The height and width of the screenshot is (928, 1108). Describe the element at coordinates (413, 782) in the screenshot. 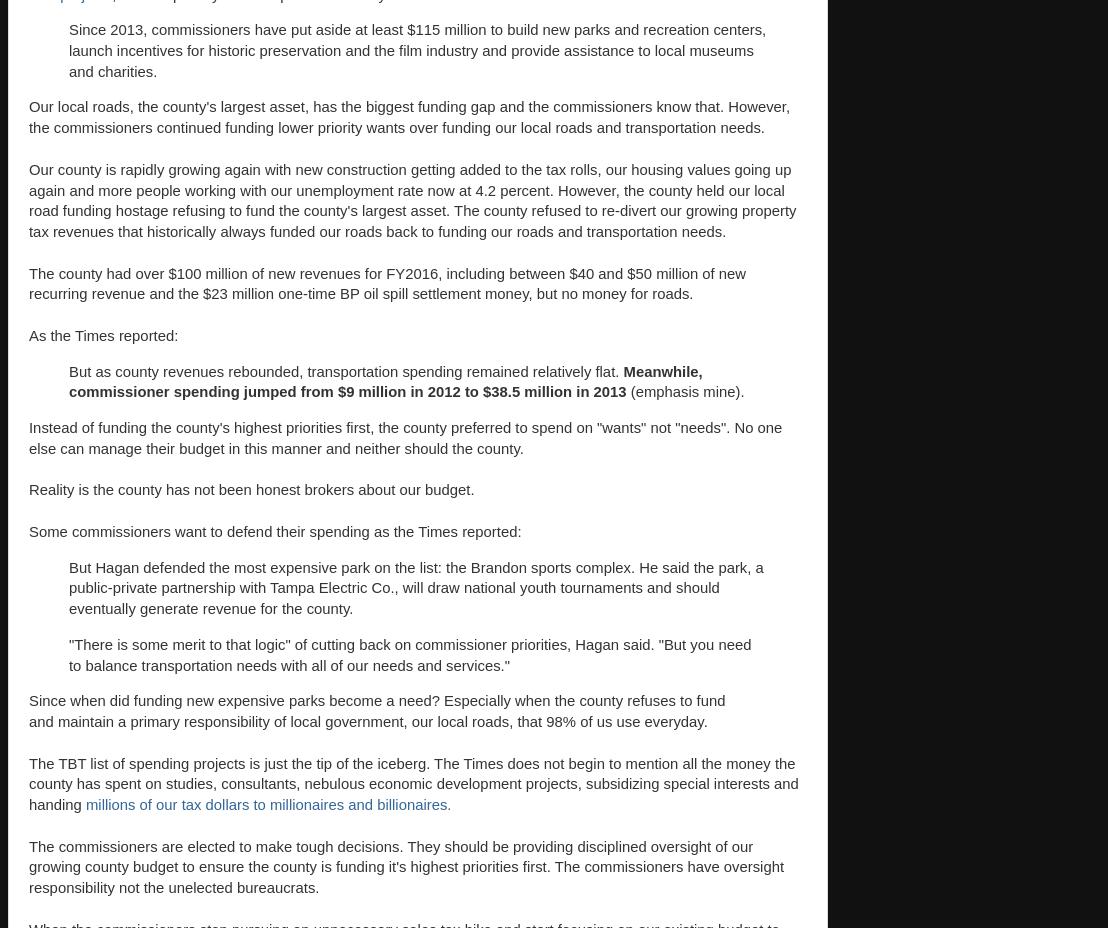

I see `'The TBT list of spending projects is just the tip of the iceberg. The Times does not begin to mention all the money the county has spent on studies, consultants, nebulous economic development projects, subsidizing special interests and handing'` at that location.